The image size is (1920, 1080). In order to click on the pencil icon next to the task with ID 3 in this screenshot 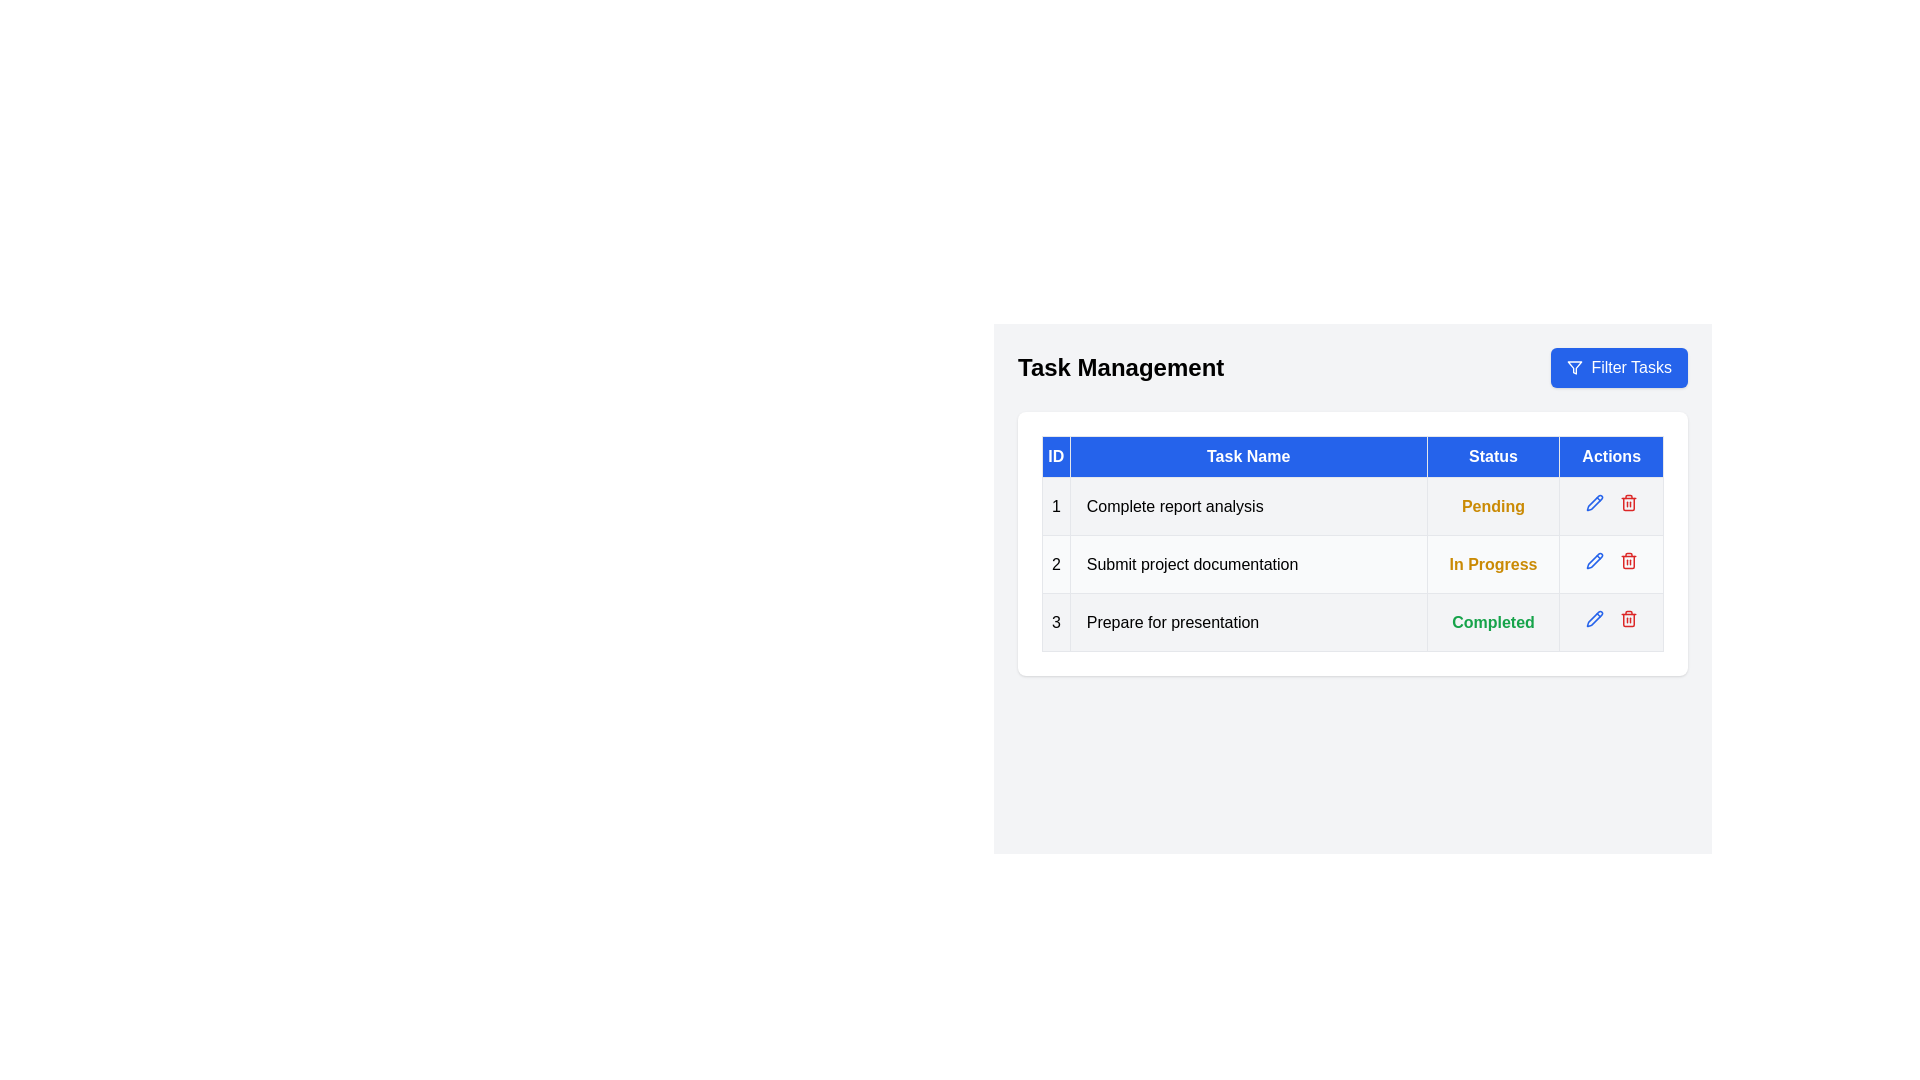, I will do `click(1593, 617)`.